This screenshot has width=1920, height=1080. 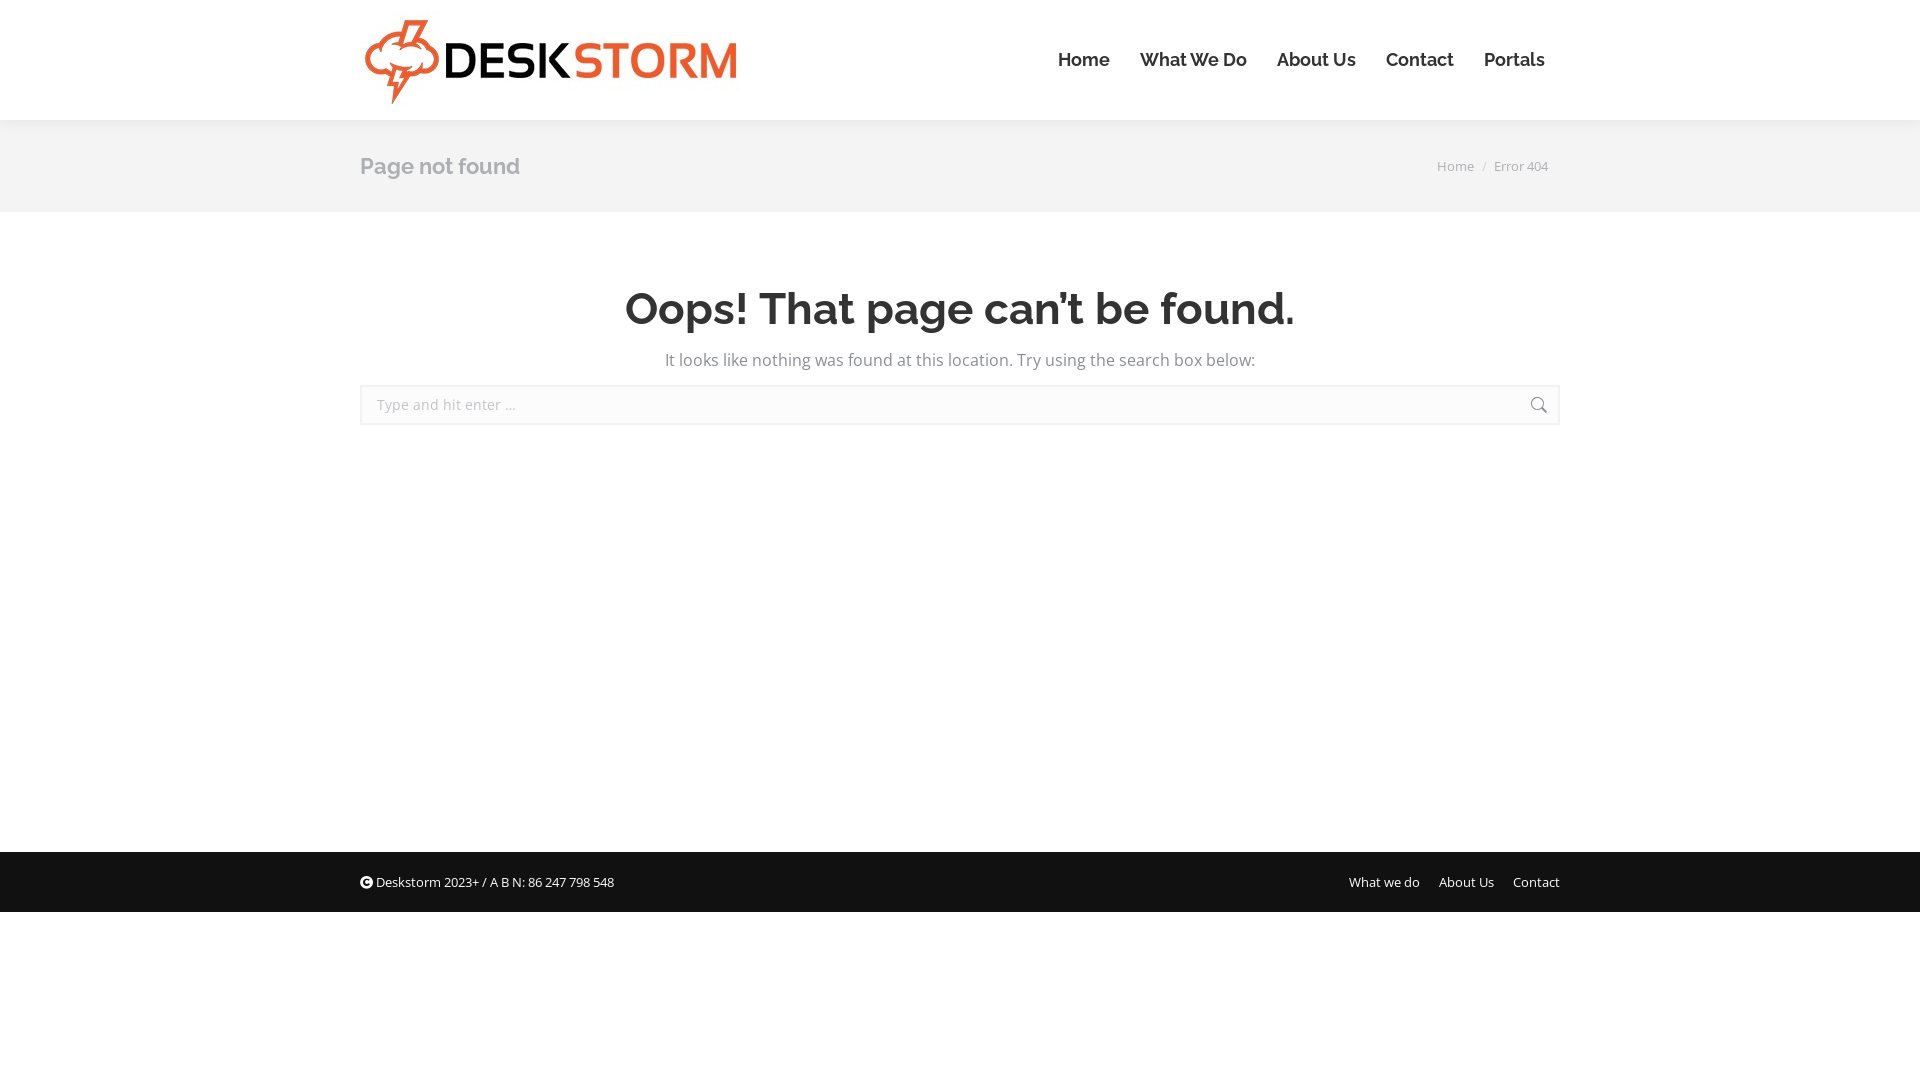 What do you see at coordinates (1590, 405) in the screenshot?
I see `'Go!'` at bounding box center [1590, 405].